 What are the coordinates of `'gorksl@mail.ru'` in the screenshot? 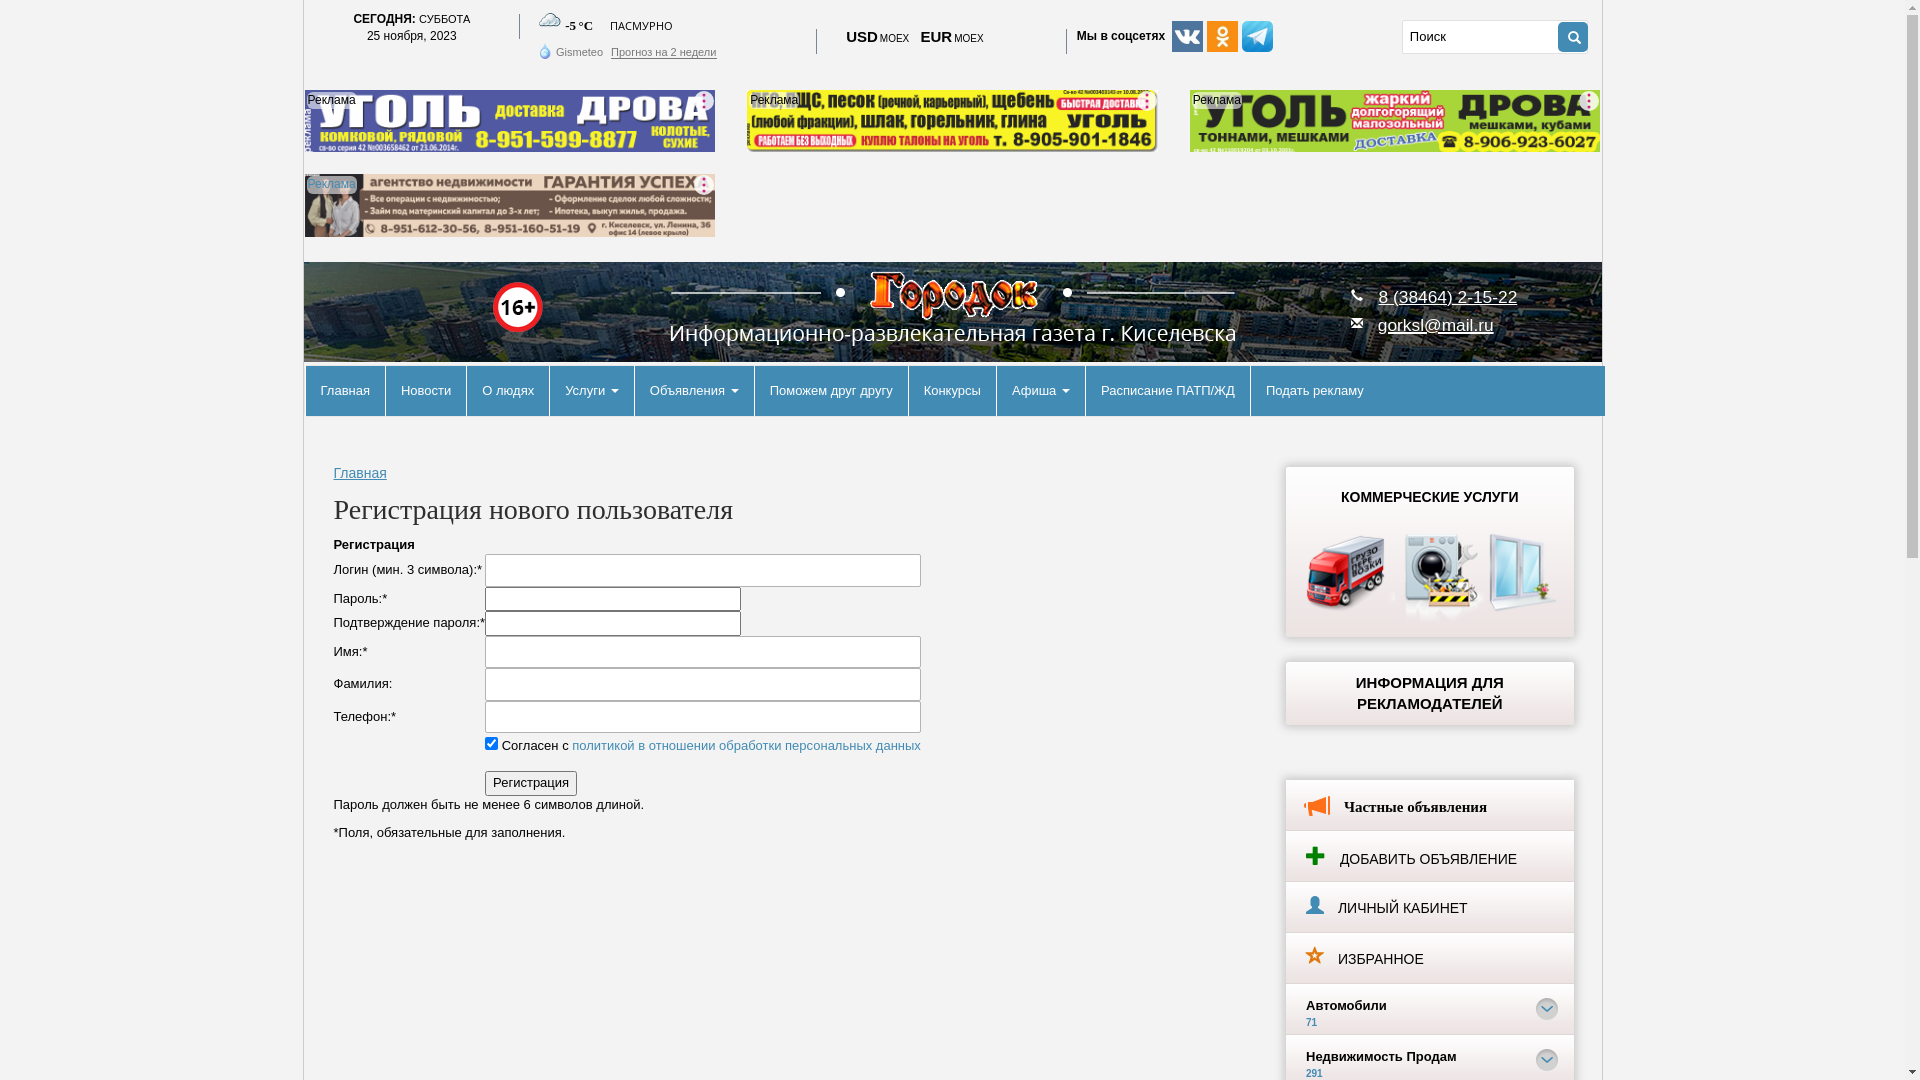 It's located at (1376, 323).